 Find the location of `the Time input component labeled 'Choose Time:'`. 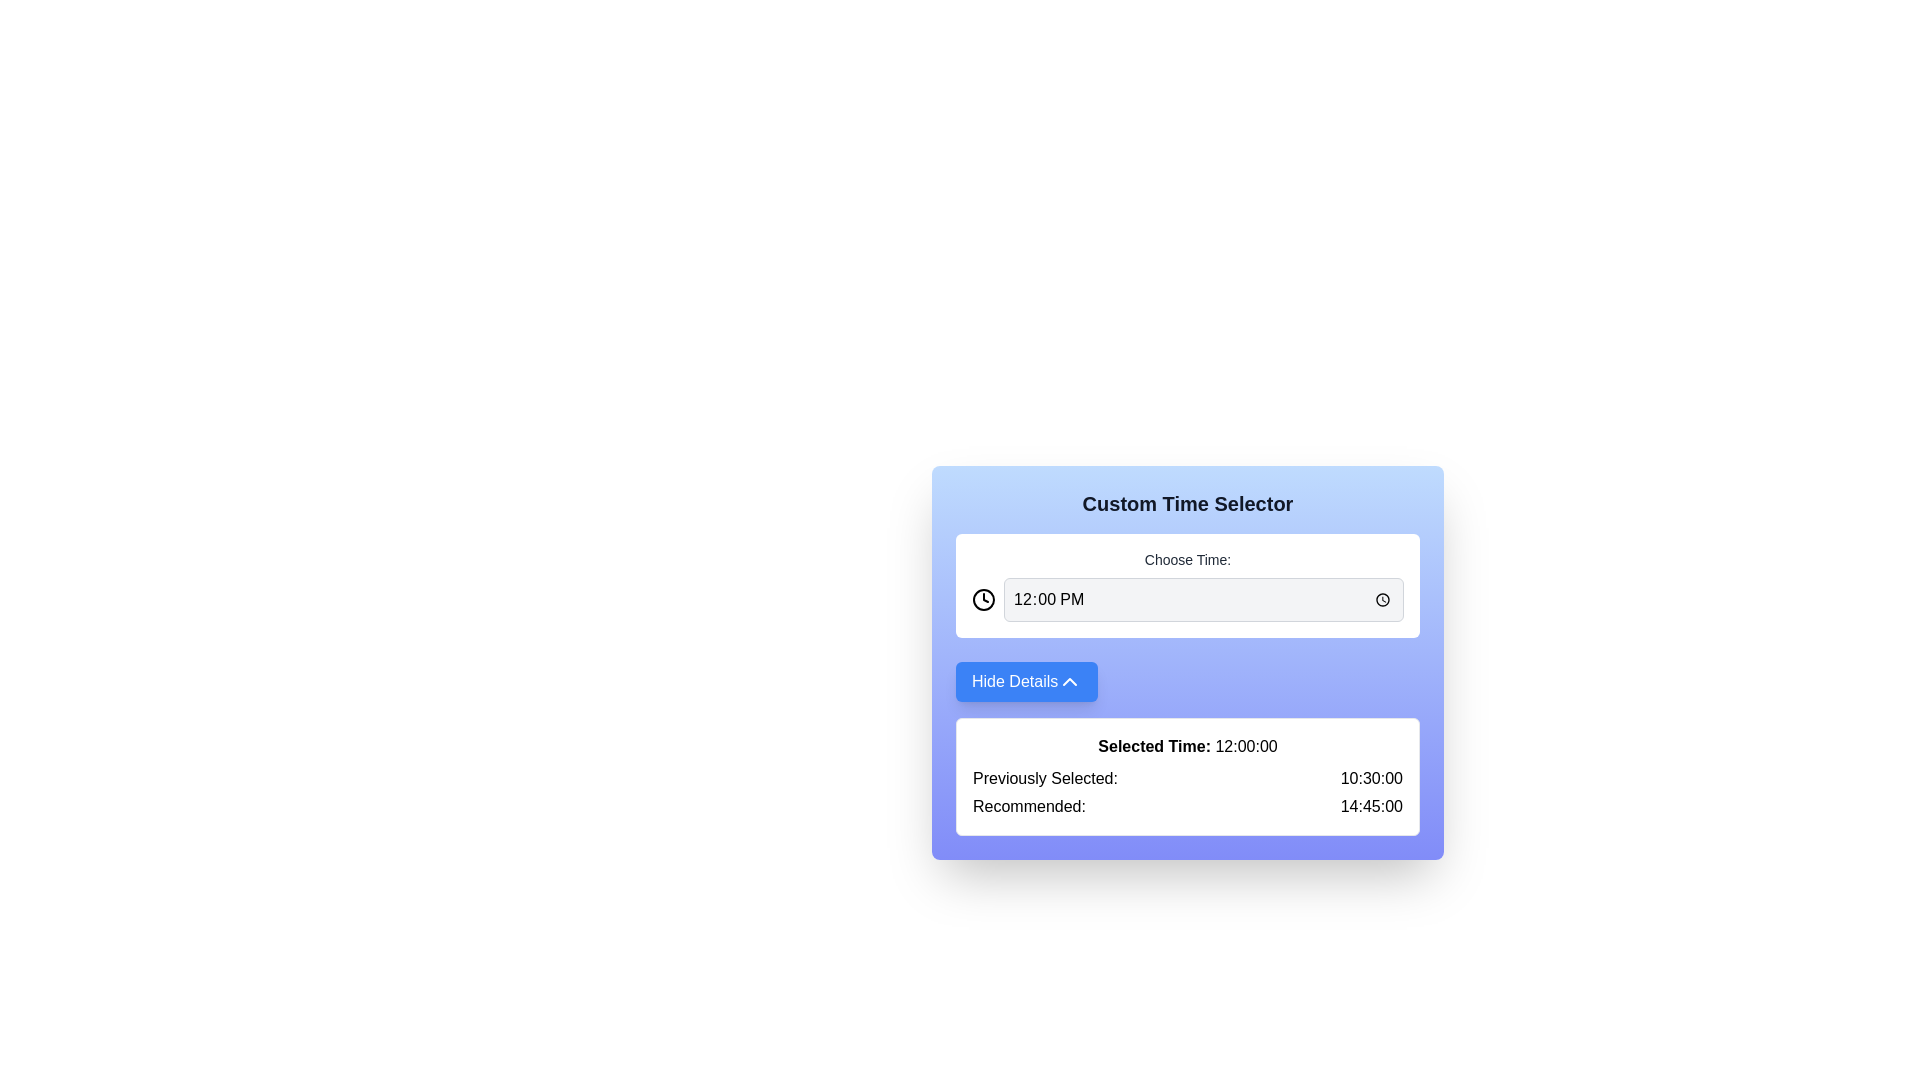

the Time input component labeled 'Choose Time:' is located at coordinates (1188, 585).